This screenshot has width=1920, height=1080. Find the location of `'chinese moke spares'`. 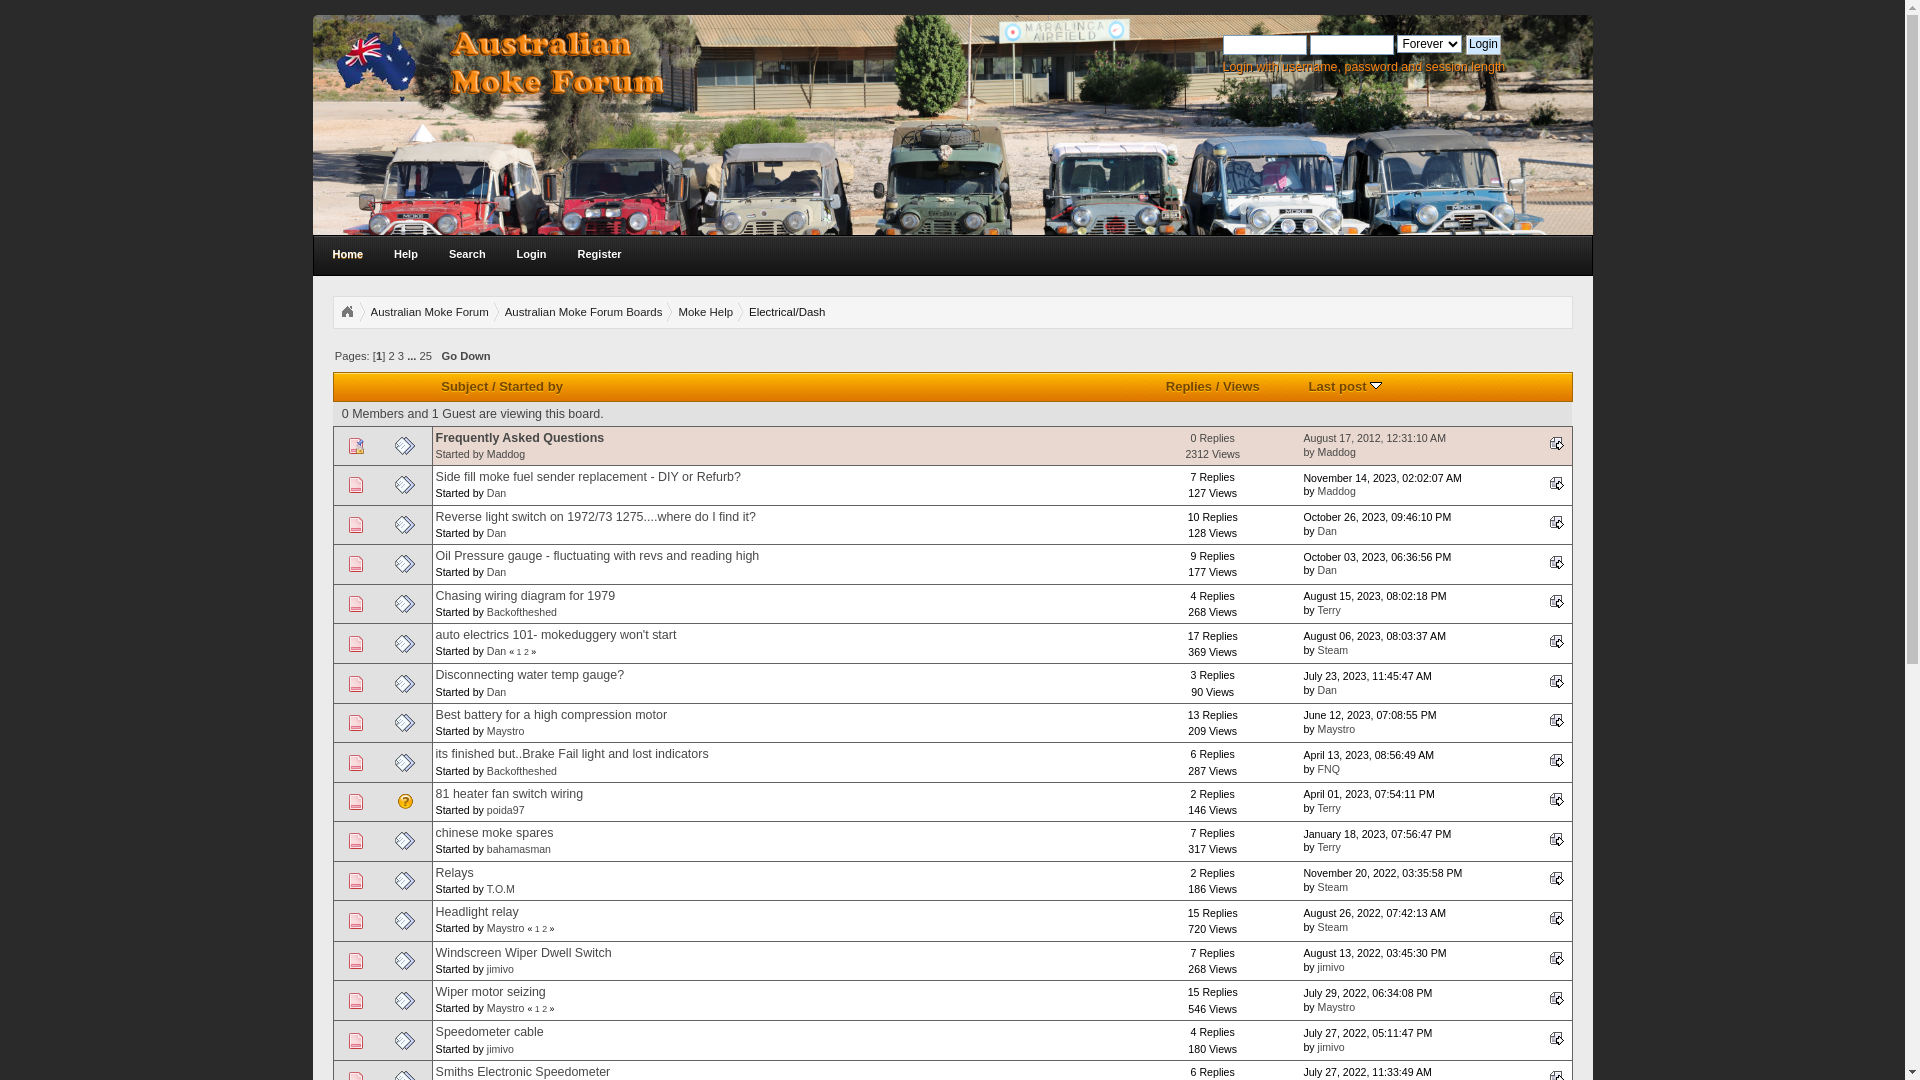

'chinese moke spares' is located at coordinates (494, 833).